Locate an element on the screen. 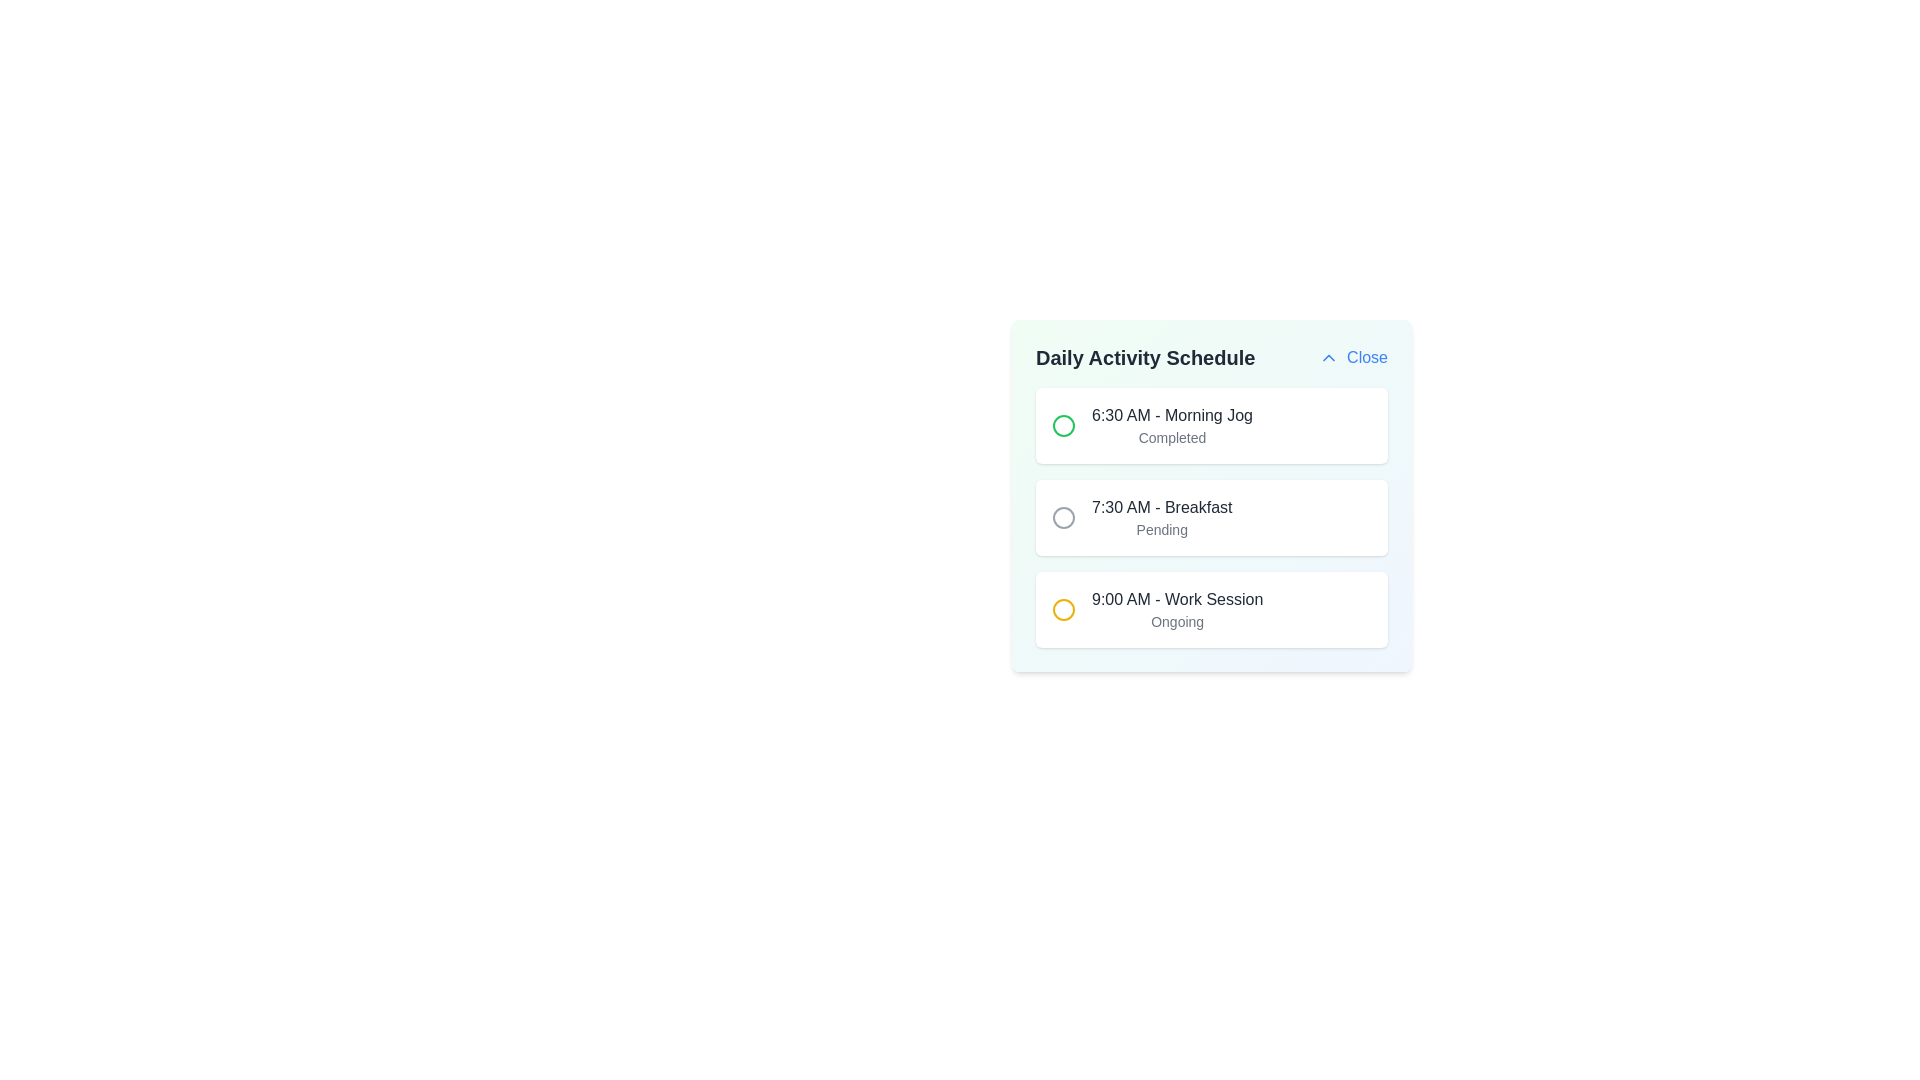  the text display that shows the current status 'Pending' for the '7:30 AM - Breakfast' activity, located beneath the respective time text is located at coordinates (1162, 528).